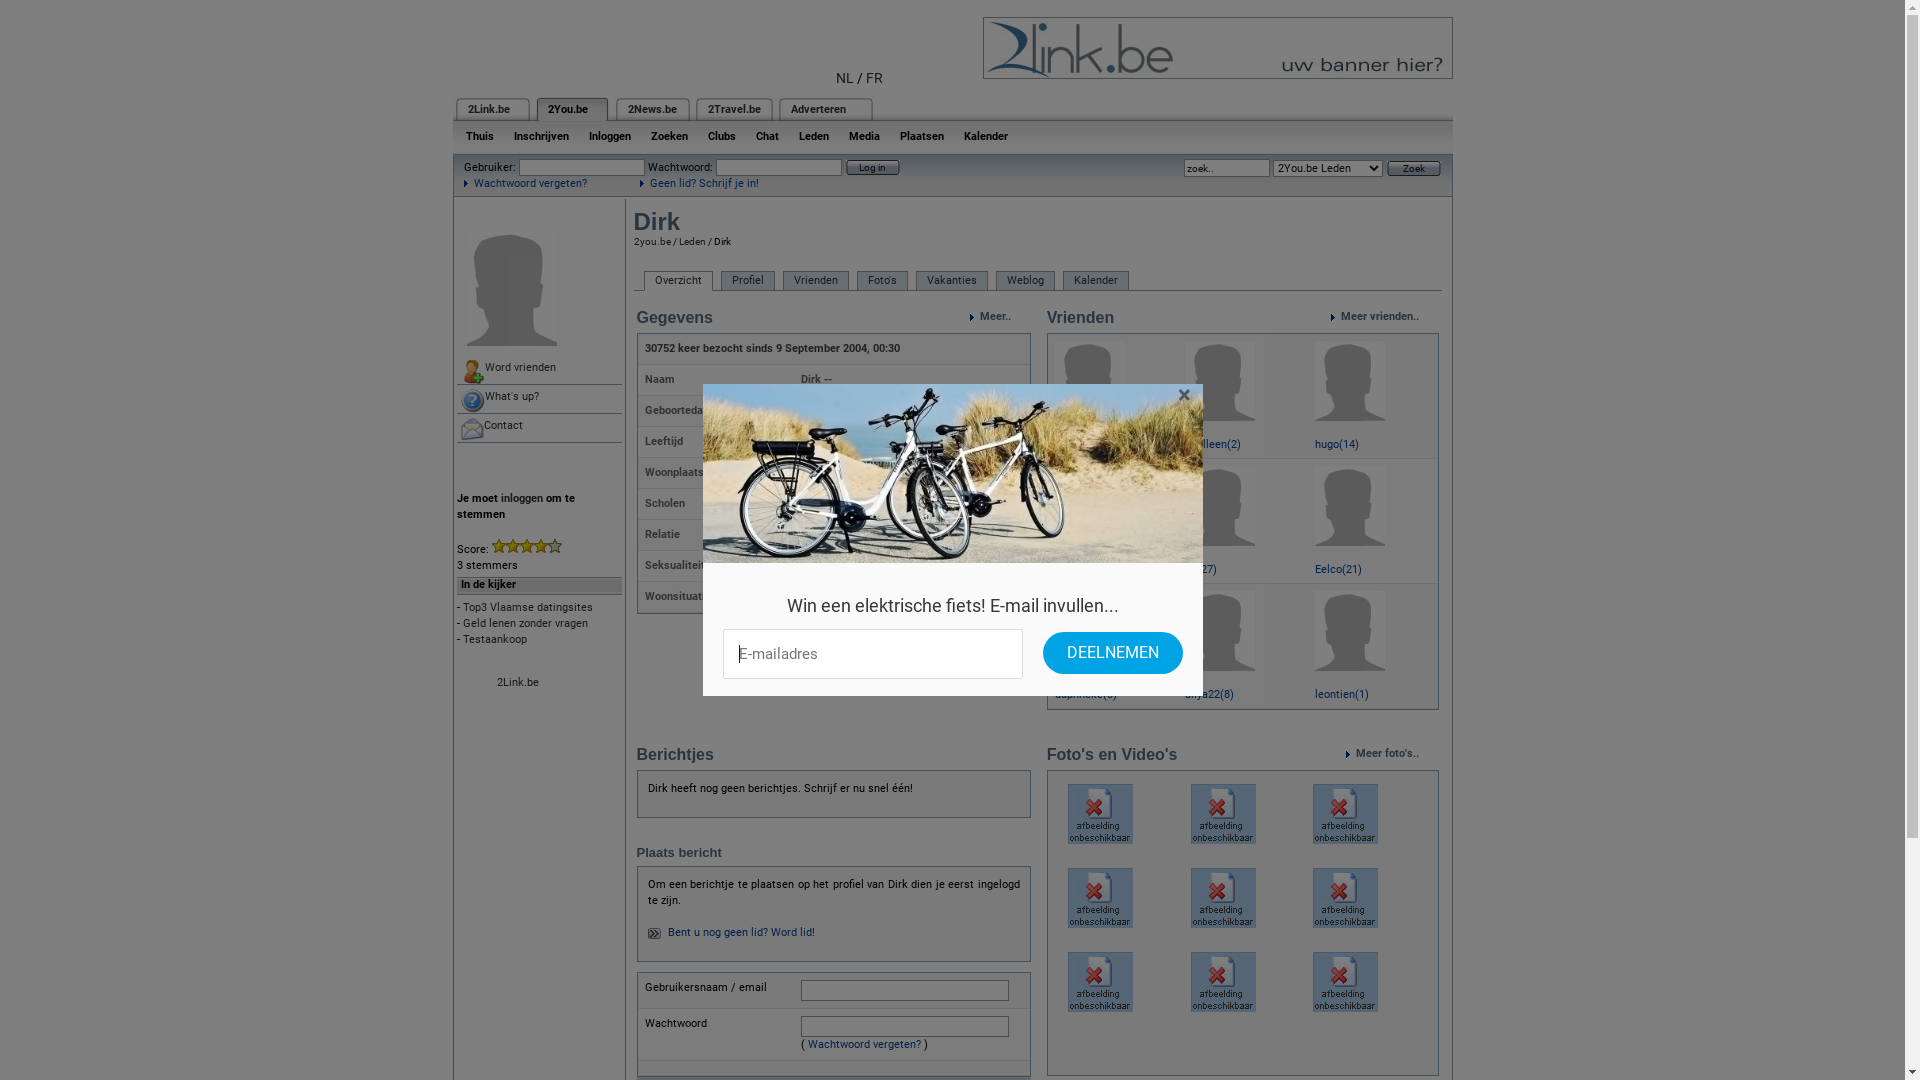 This screenshot has width=1920, height=1080. What do you see at coordinates (733, 109) in the screenshot?
I see `'2Travel.be'` at bounding box center [733, 109].